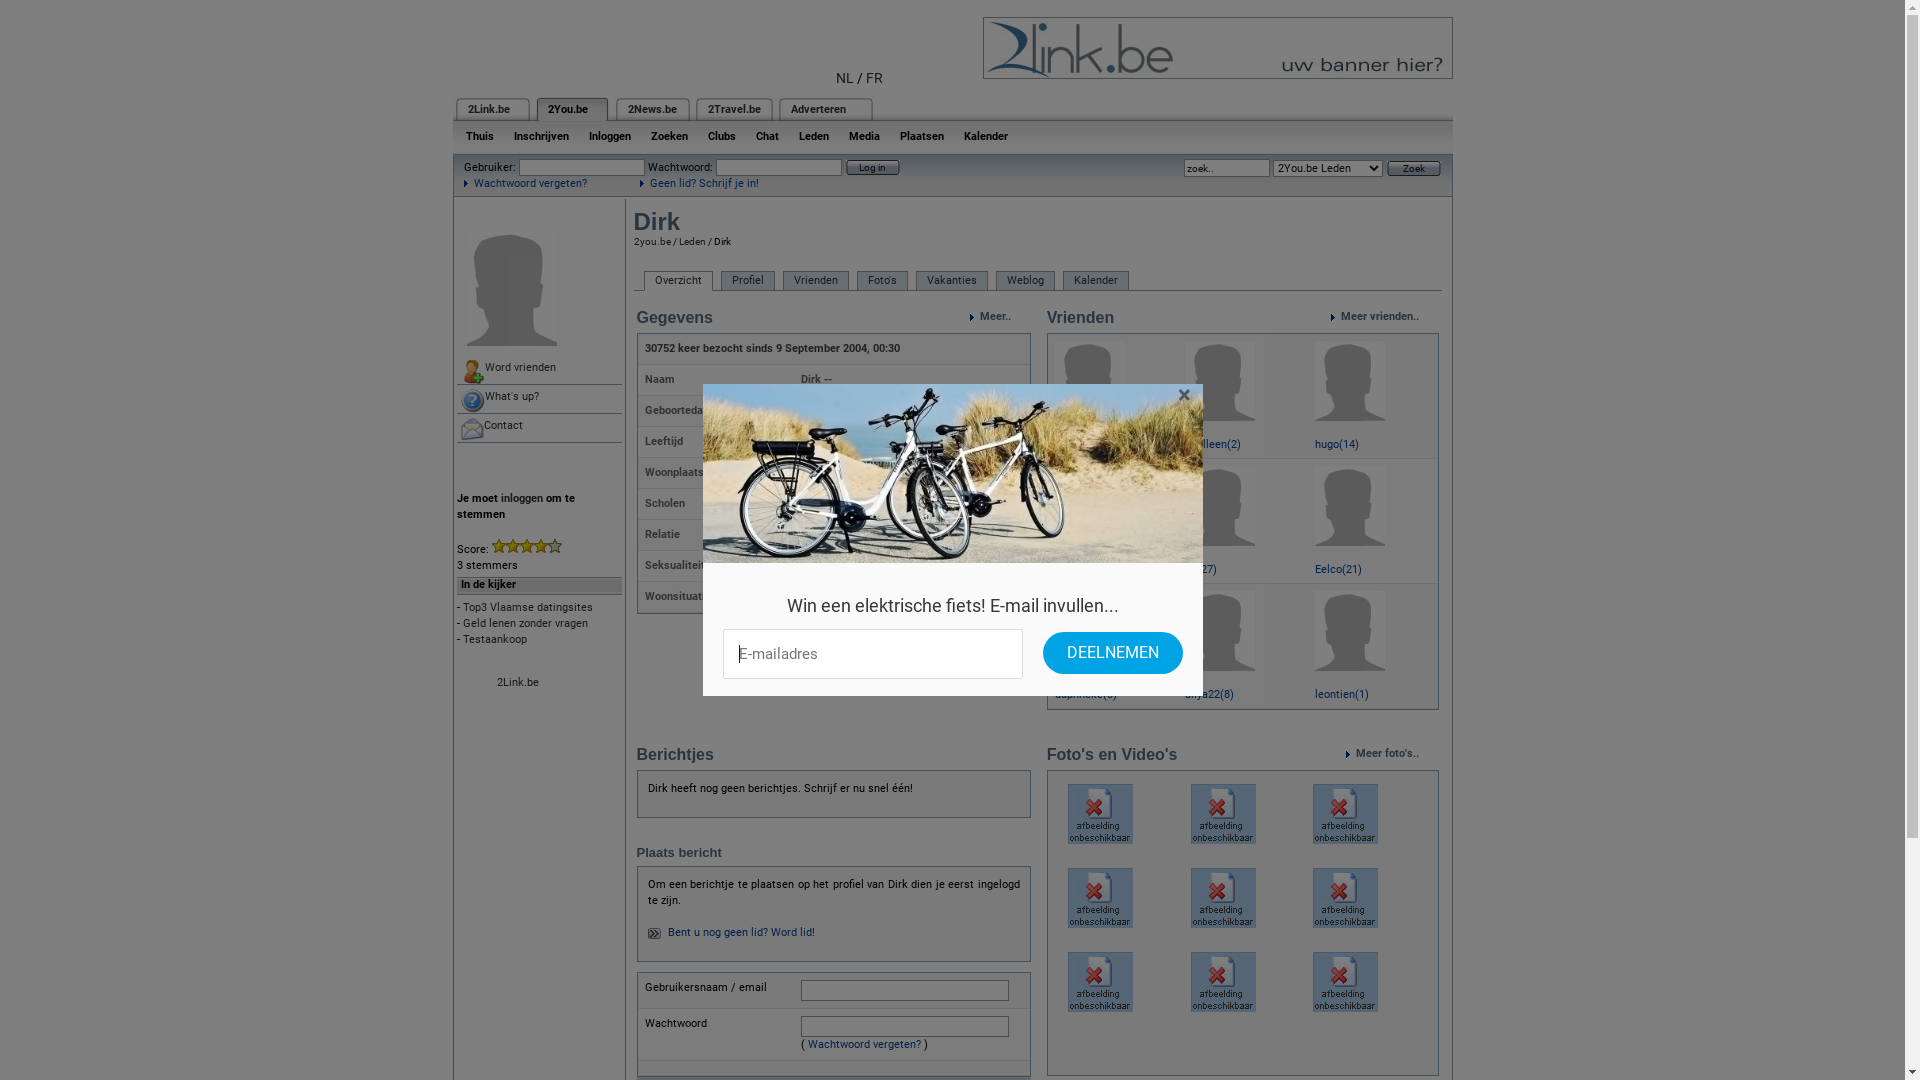 This screenshot has width=1920, height=1080. What do you see at coordinates (733, 109) in the screenshot?
I see `'2Travel.be'` at bounding box center [733, 109].